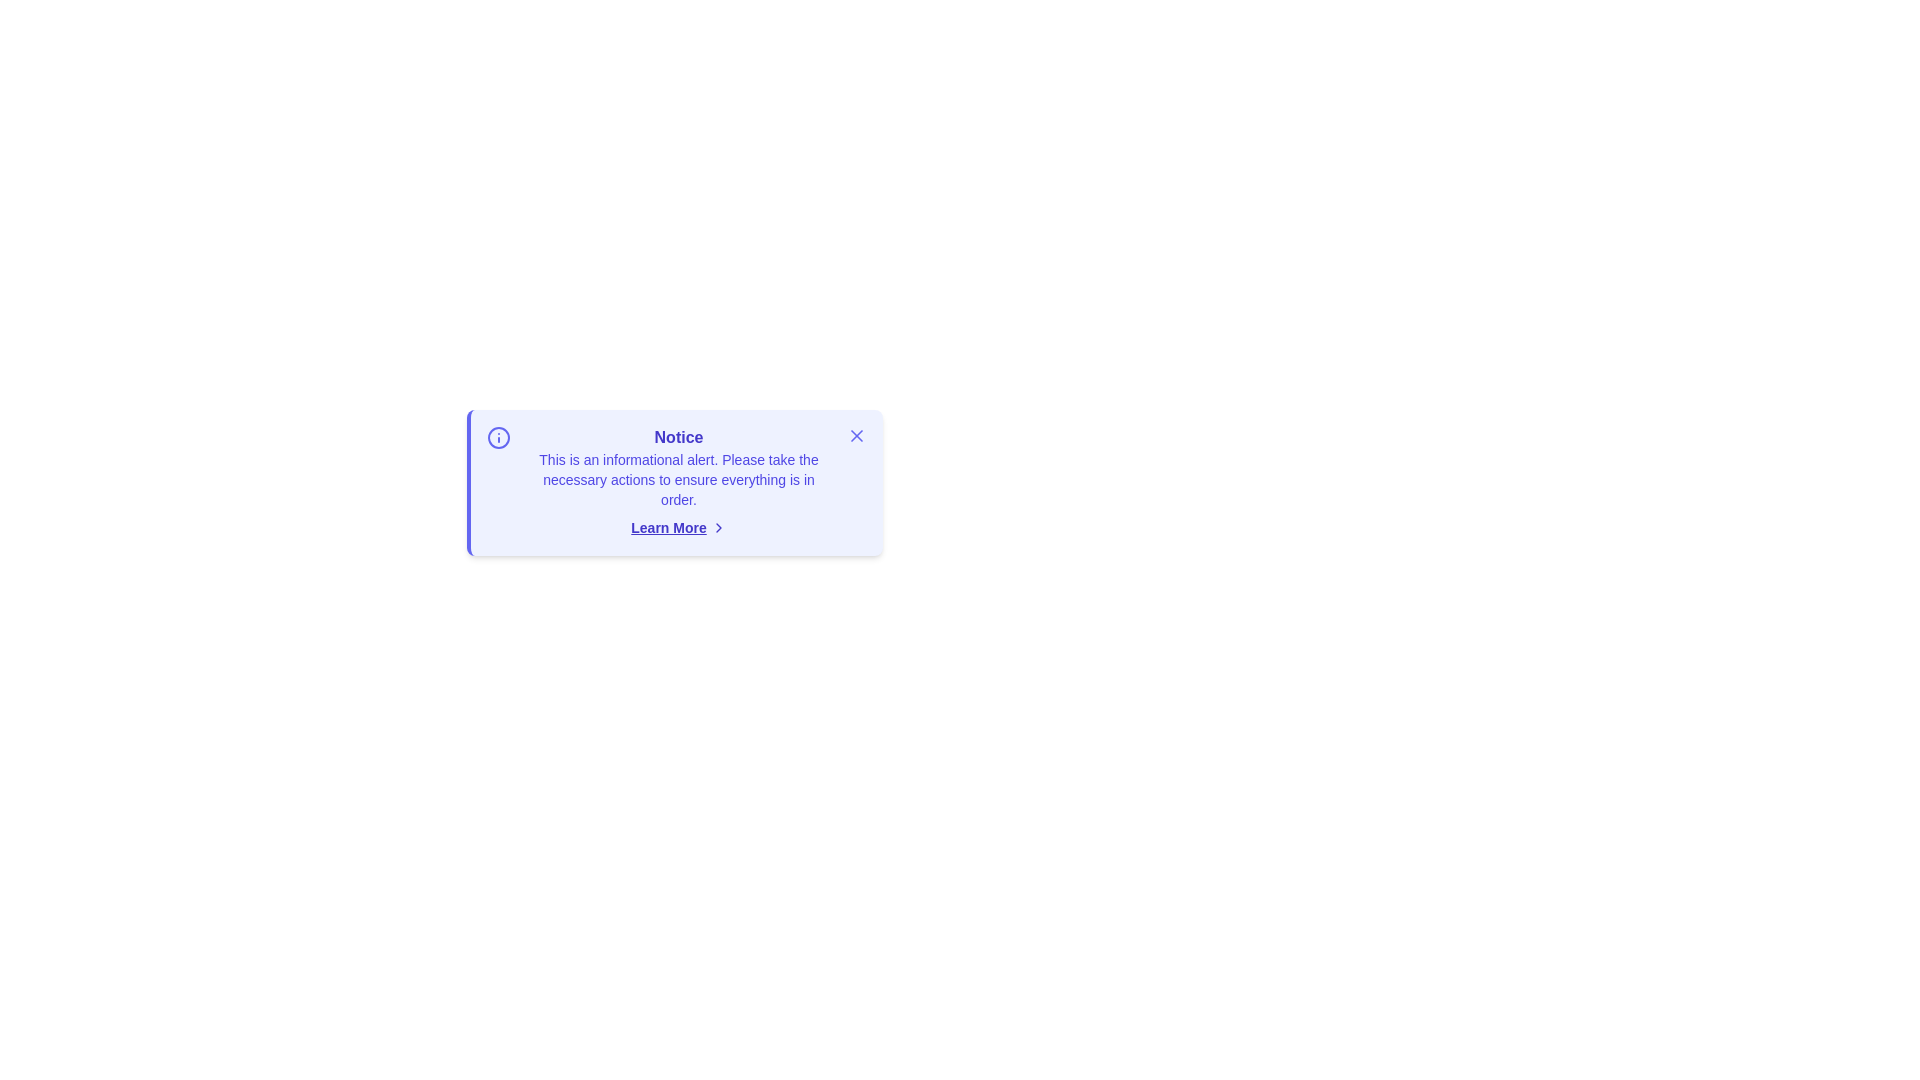 This screenshot has height=1080, width=1920. What do you see at coordinates (678, 527) in the screenshot?
I see `the 'Learn More' button to expand details about the alert` at bounding box center [678, 527].